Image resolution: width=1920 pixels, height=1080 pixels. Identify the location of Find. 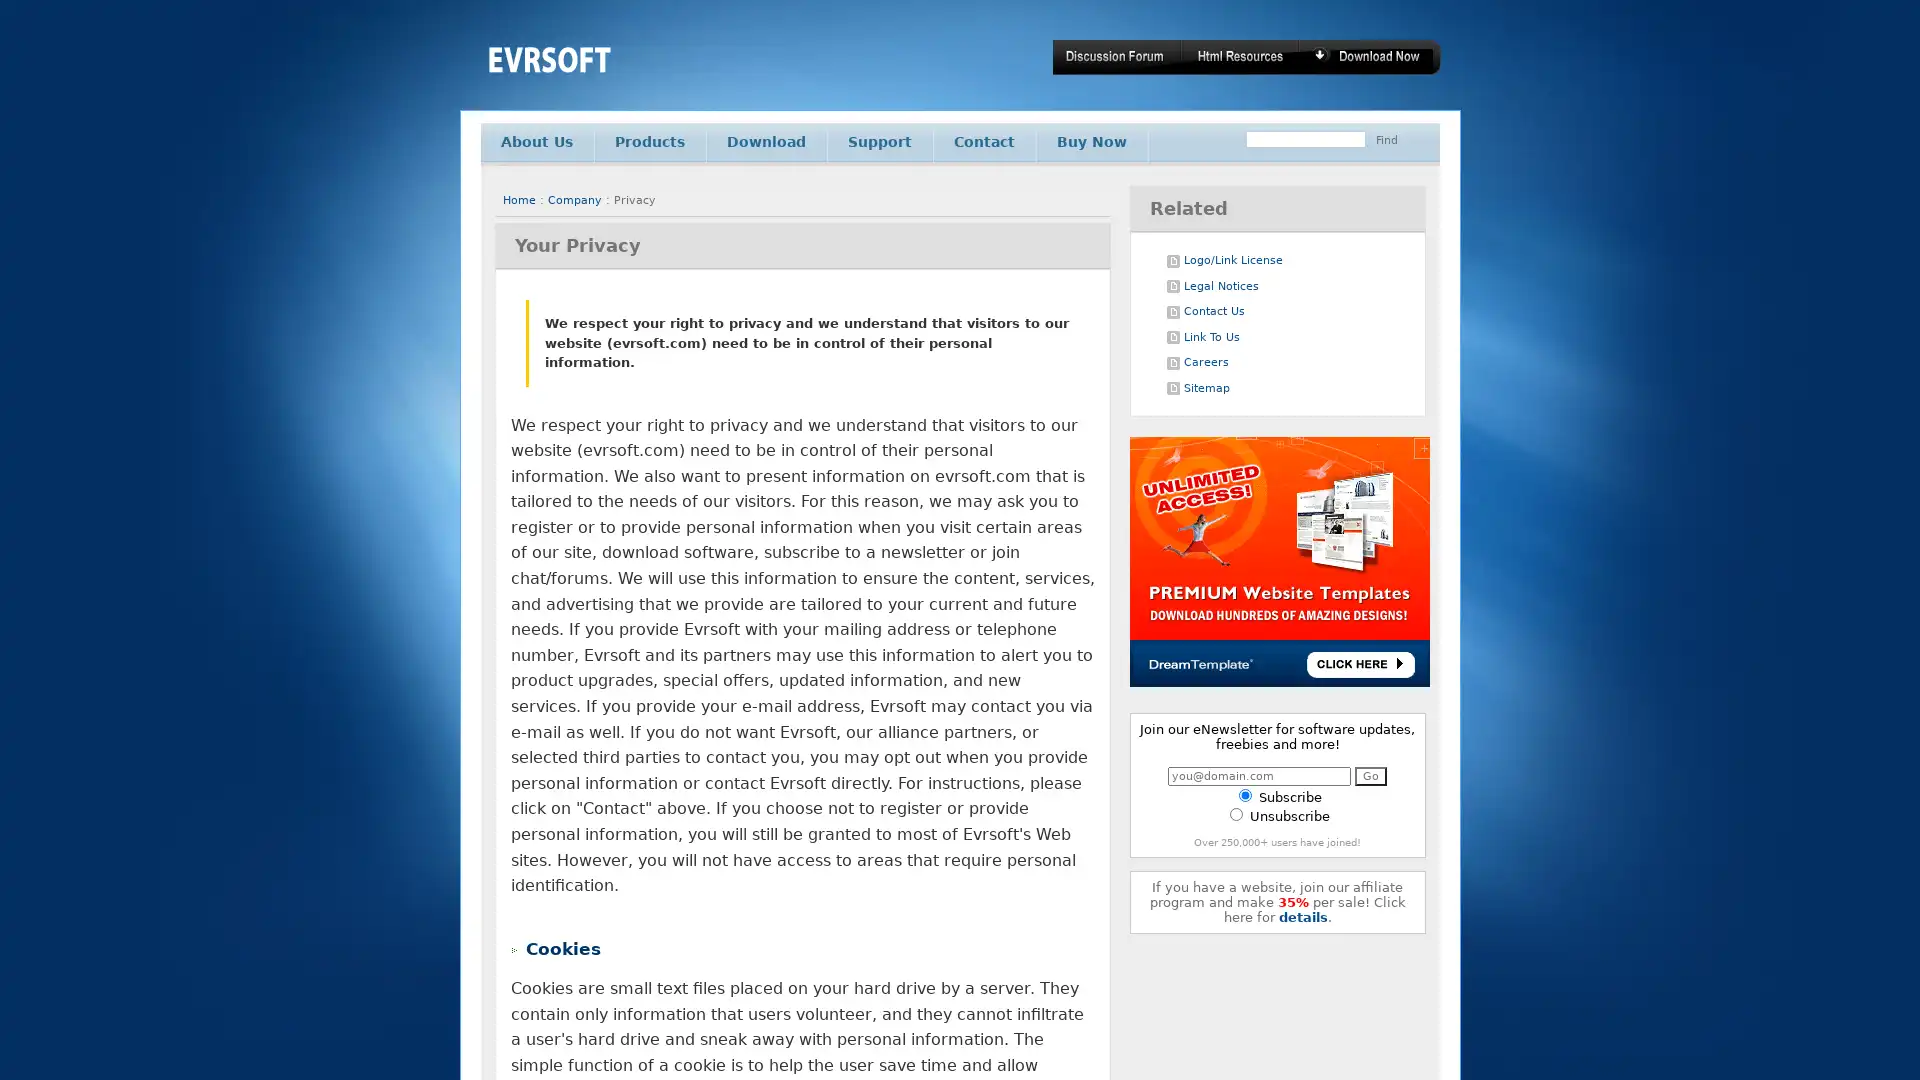
(1385, 139).